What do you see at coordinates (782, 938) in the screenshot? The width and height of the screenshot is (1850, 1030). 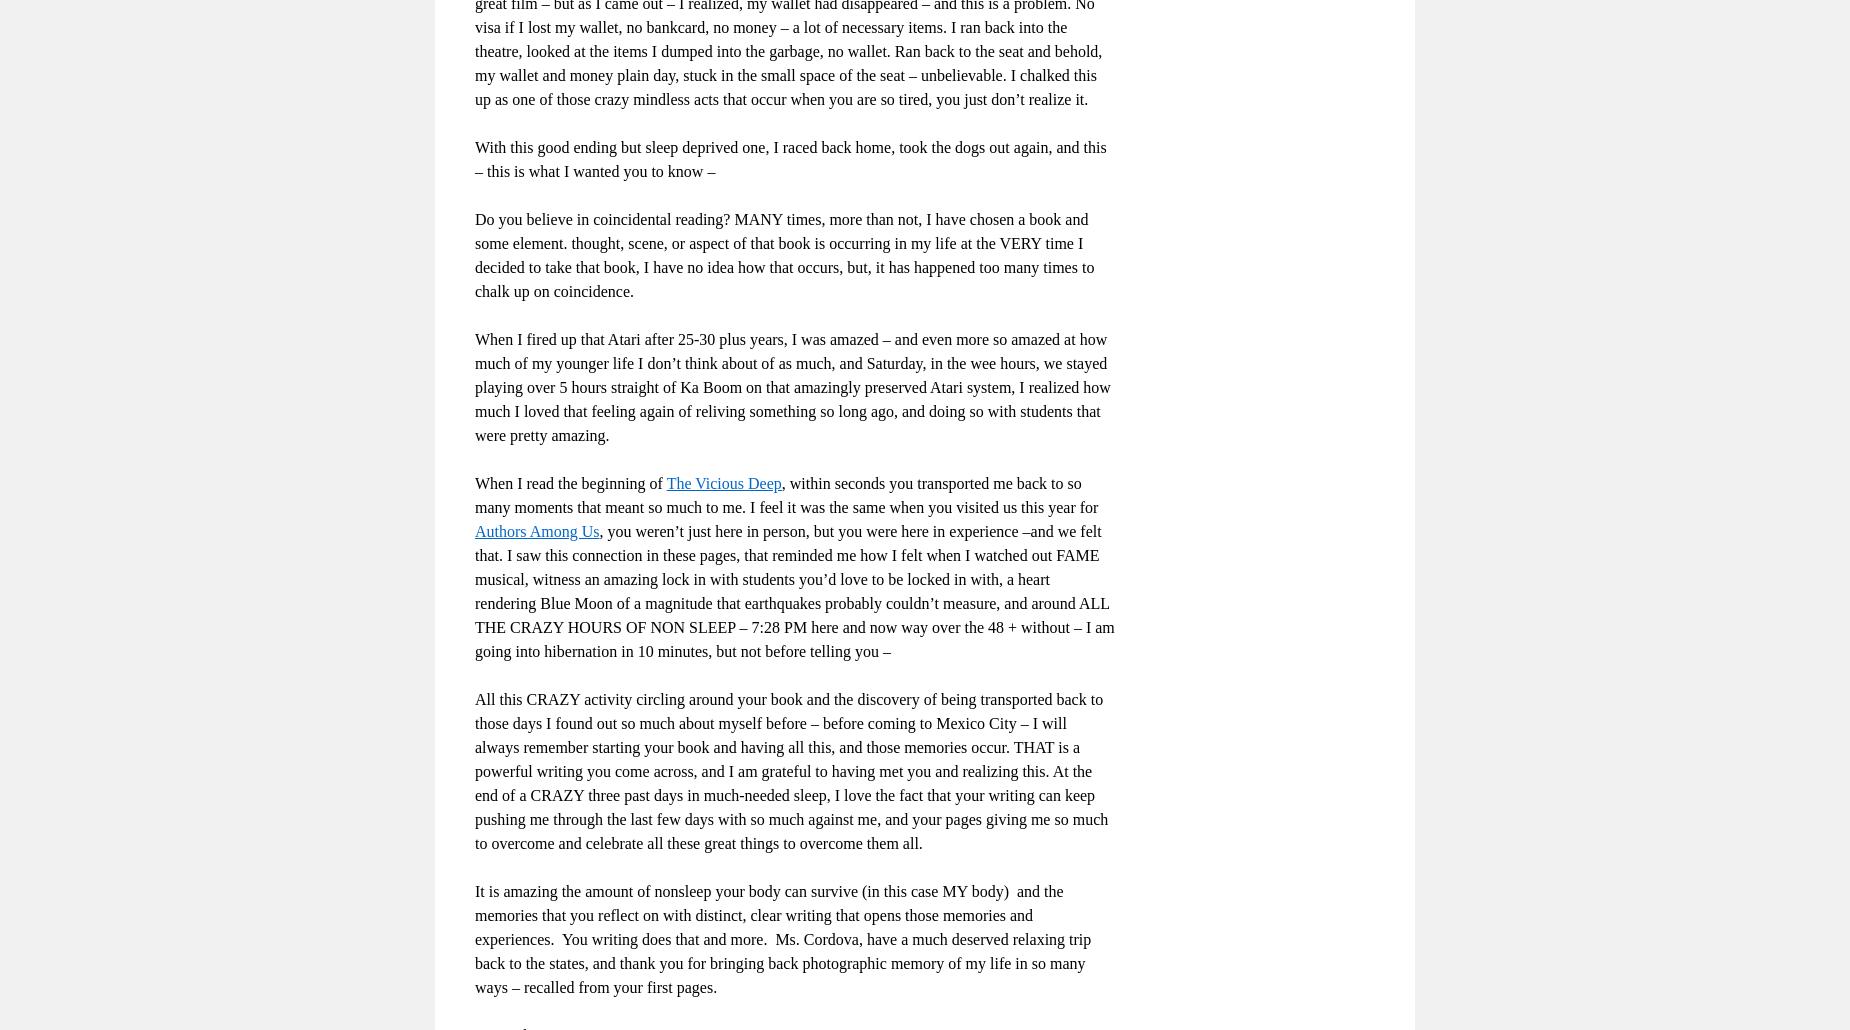 I see `'It is amazing the amount of nonsleep your body can survive (in this case MY body)  and the memories that you reflect on with distinct, clear writing that opens those memories and experiences.  You writing does that and more.  Ms. Cordova, have a much deserved relaxing trip back to the states, and thank you for bringing back photographic memory of my life in so many ways – recalled from your first pages.'` at bounding box center [782, 938].